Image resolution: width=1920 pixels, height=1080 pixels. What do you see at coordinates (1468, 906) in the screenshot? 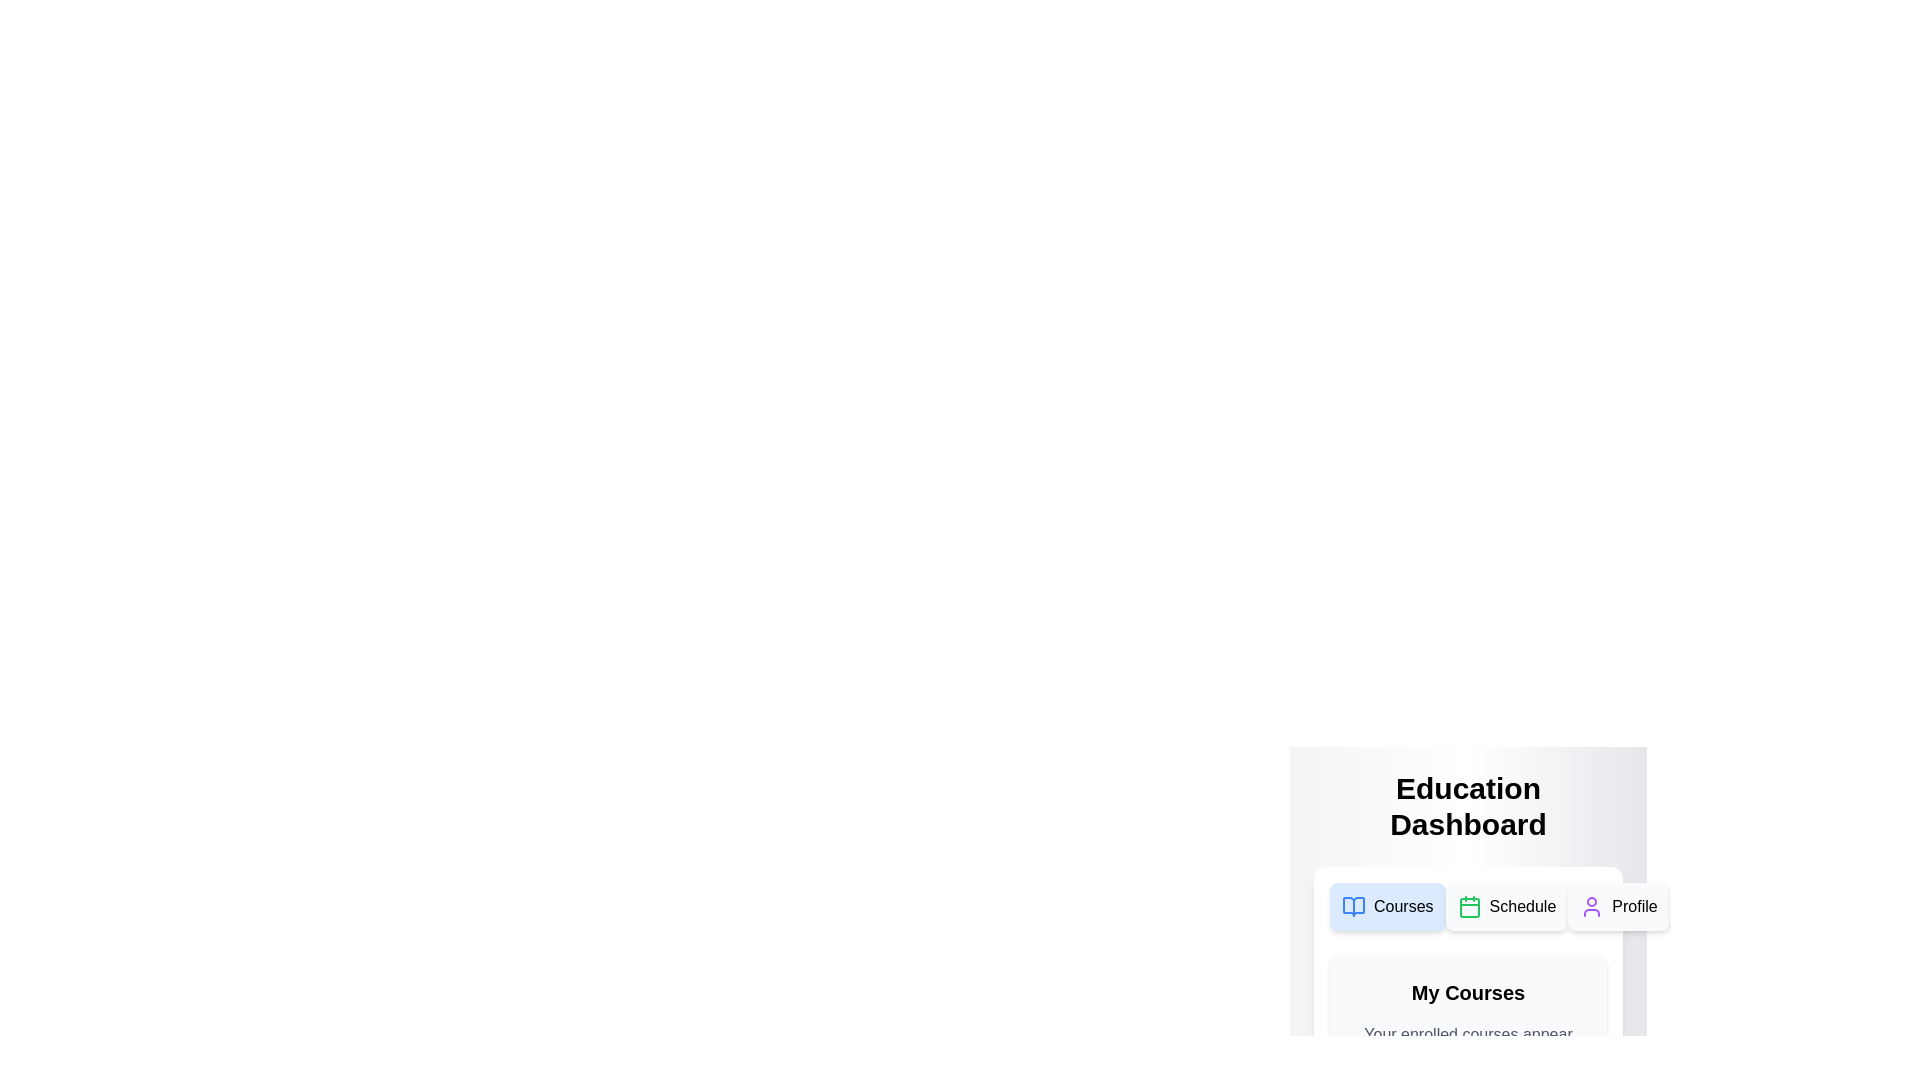
I see `the highlighted section of the Horizontal navigation bar which contains the text label 'Courses', 'Schedule', 'Profile', and 'Settings'` at bounding box center [1468, 906].